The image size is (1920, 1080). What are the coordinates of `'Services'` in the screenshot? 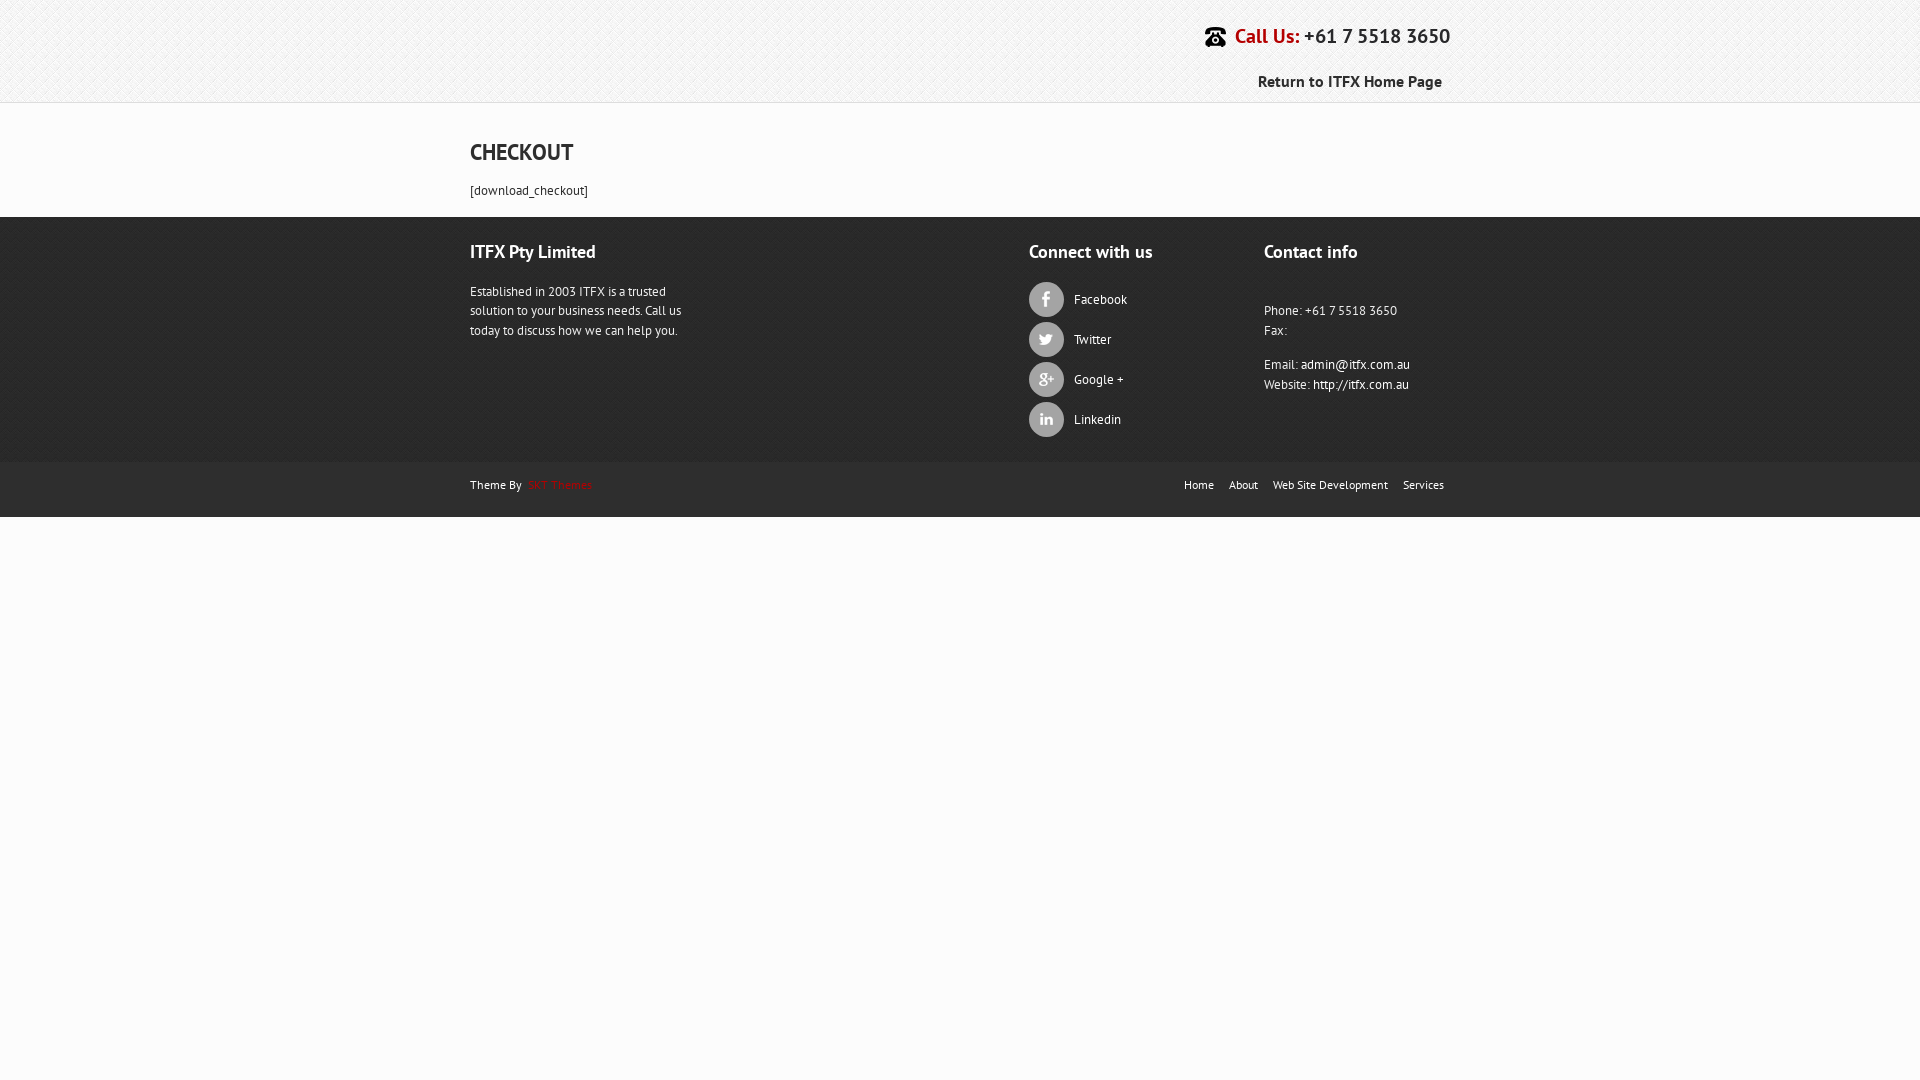 It's located at (1422, 483).